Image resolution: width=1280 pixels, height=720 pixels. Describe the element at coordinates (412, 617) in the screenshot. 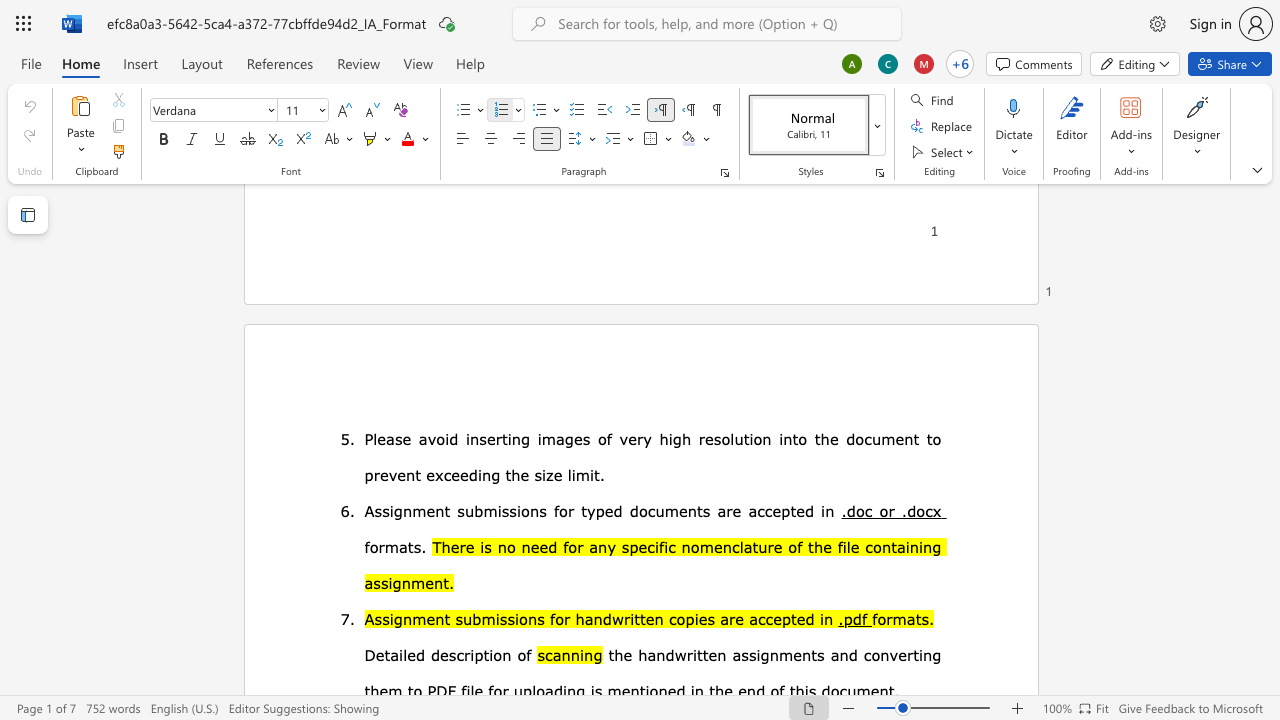

I see `the space between the continuous character "n" and "m" in the text` at that location.